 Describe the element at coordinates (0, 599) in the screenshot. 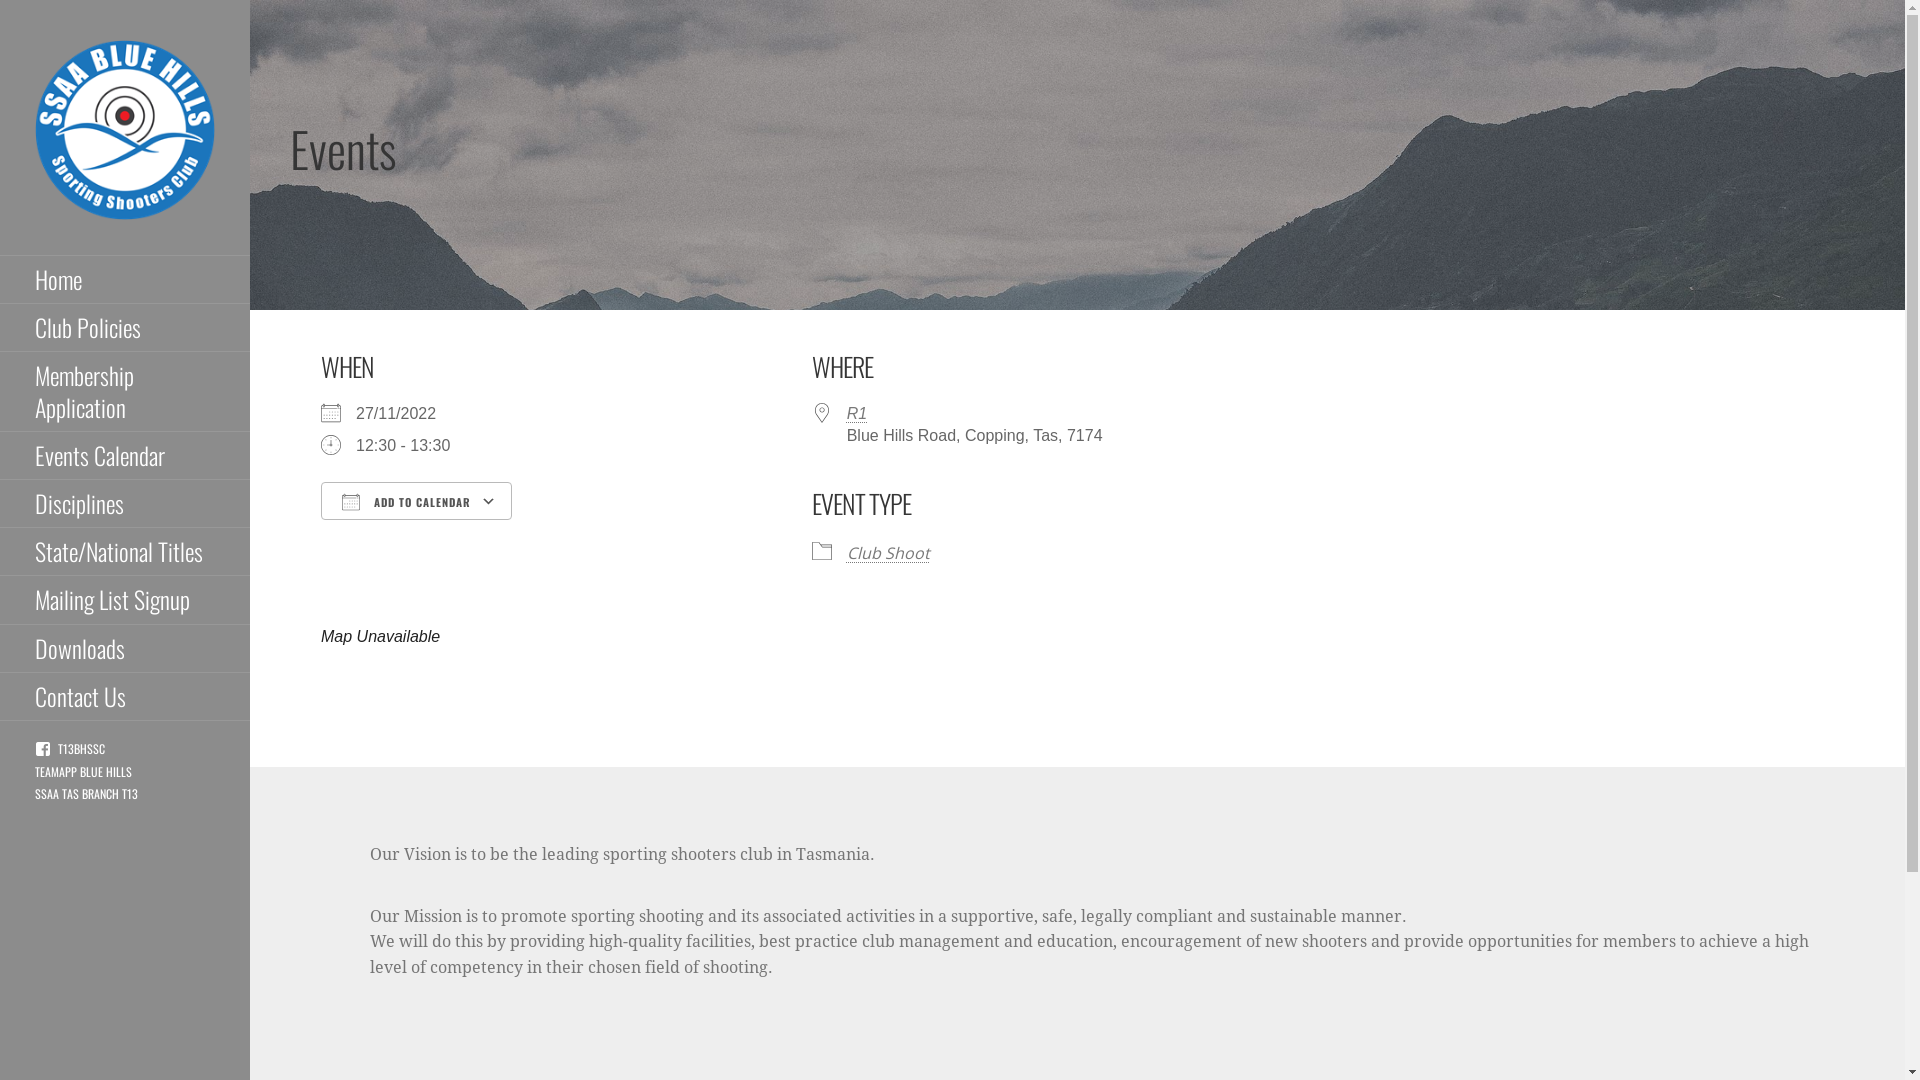

I see `'Mailing List Signup'` at that location.